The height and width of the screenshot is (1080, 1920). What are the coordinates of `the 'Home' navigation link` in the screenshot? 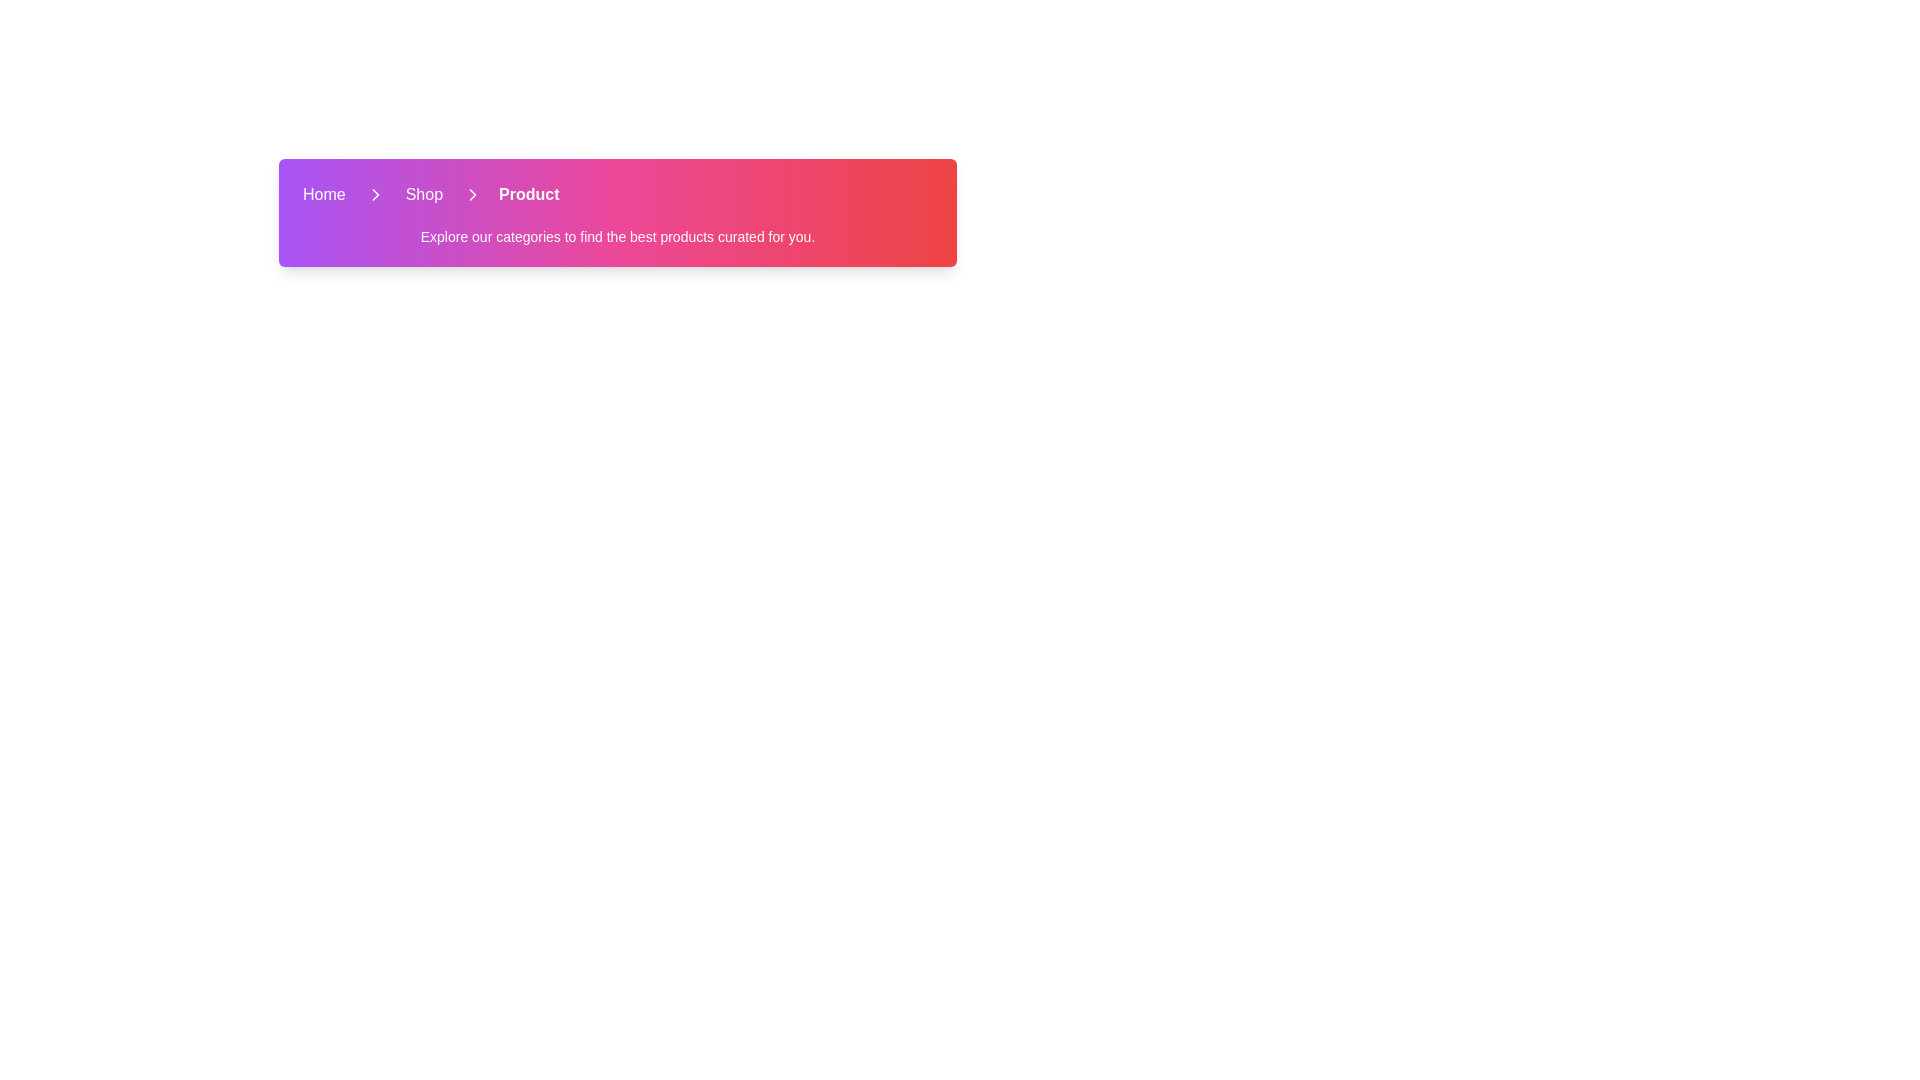 It's located at (324, 195).